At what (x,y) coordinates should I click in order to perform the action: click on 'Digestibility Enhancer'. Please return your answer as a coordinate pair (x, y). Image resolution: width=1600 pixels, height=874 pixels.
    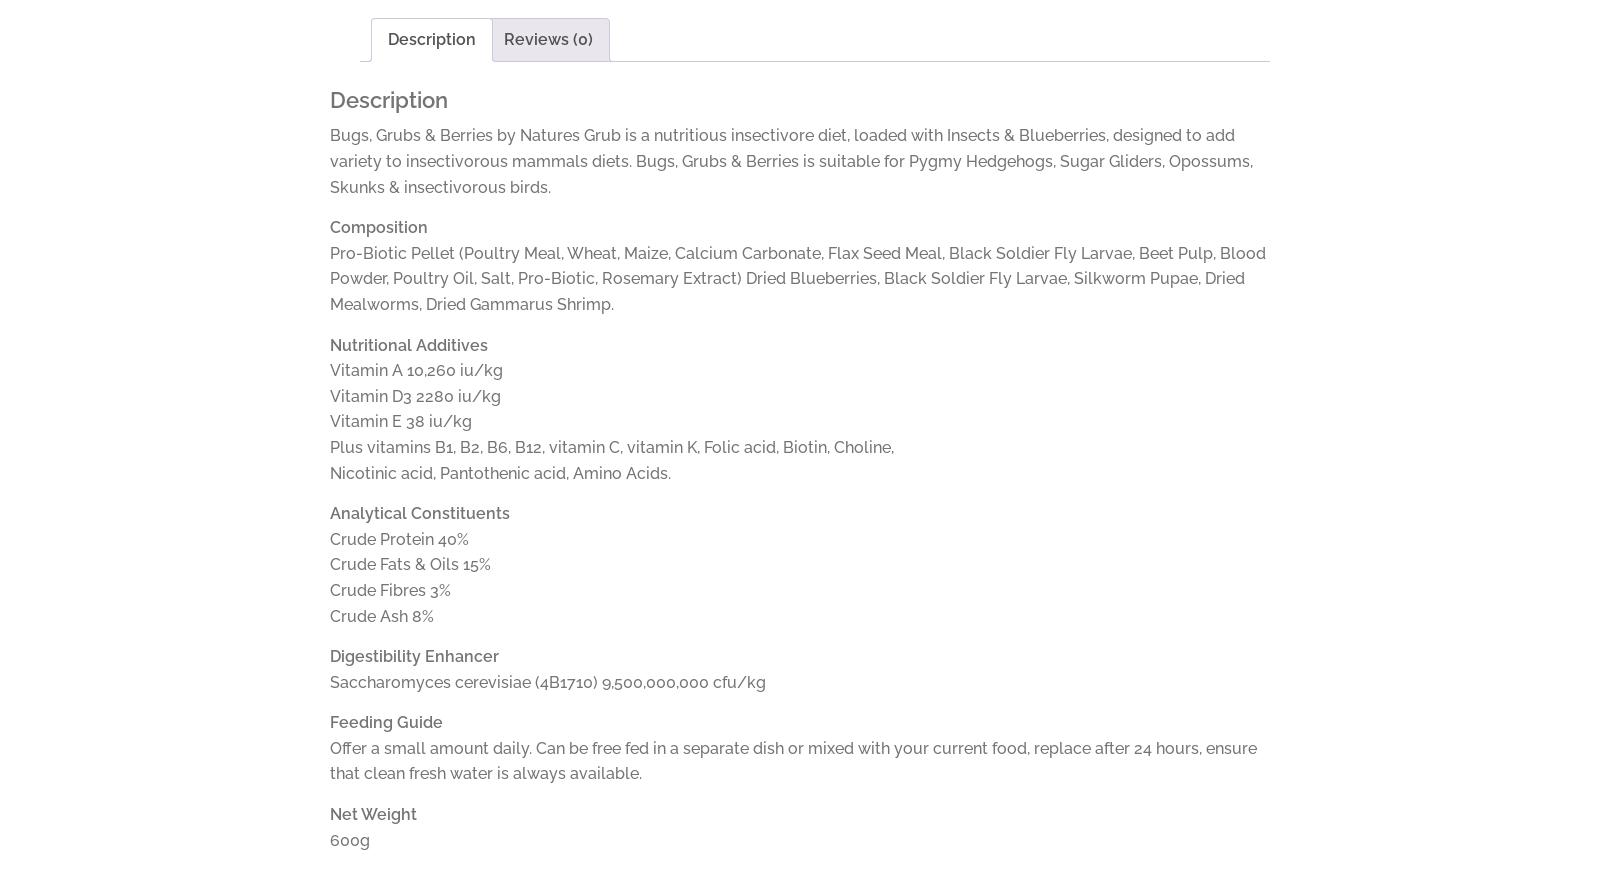
    Looking at the image, I should click on (413, 656).